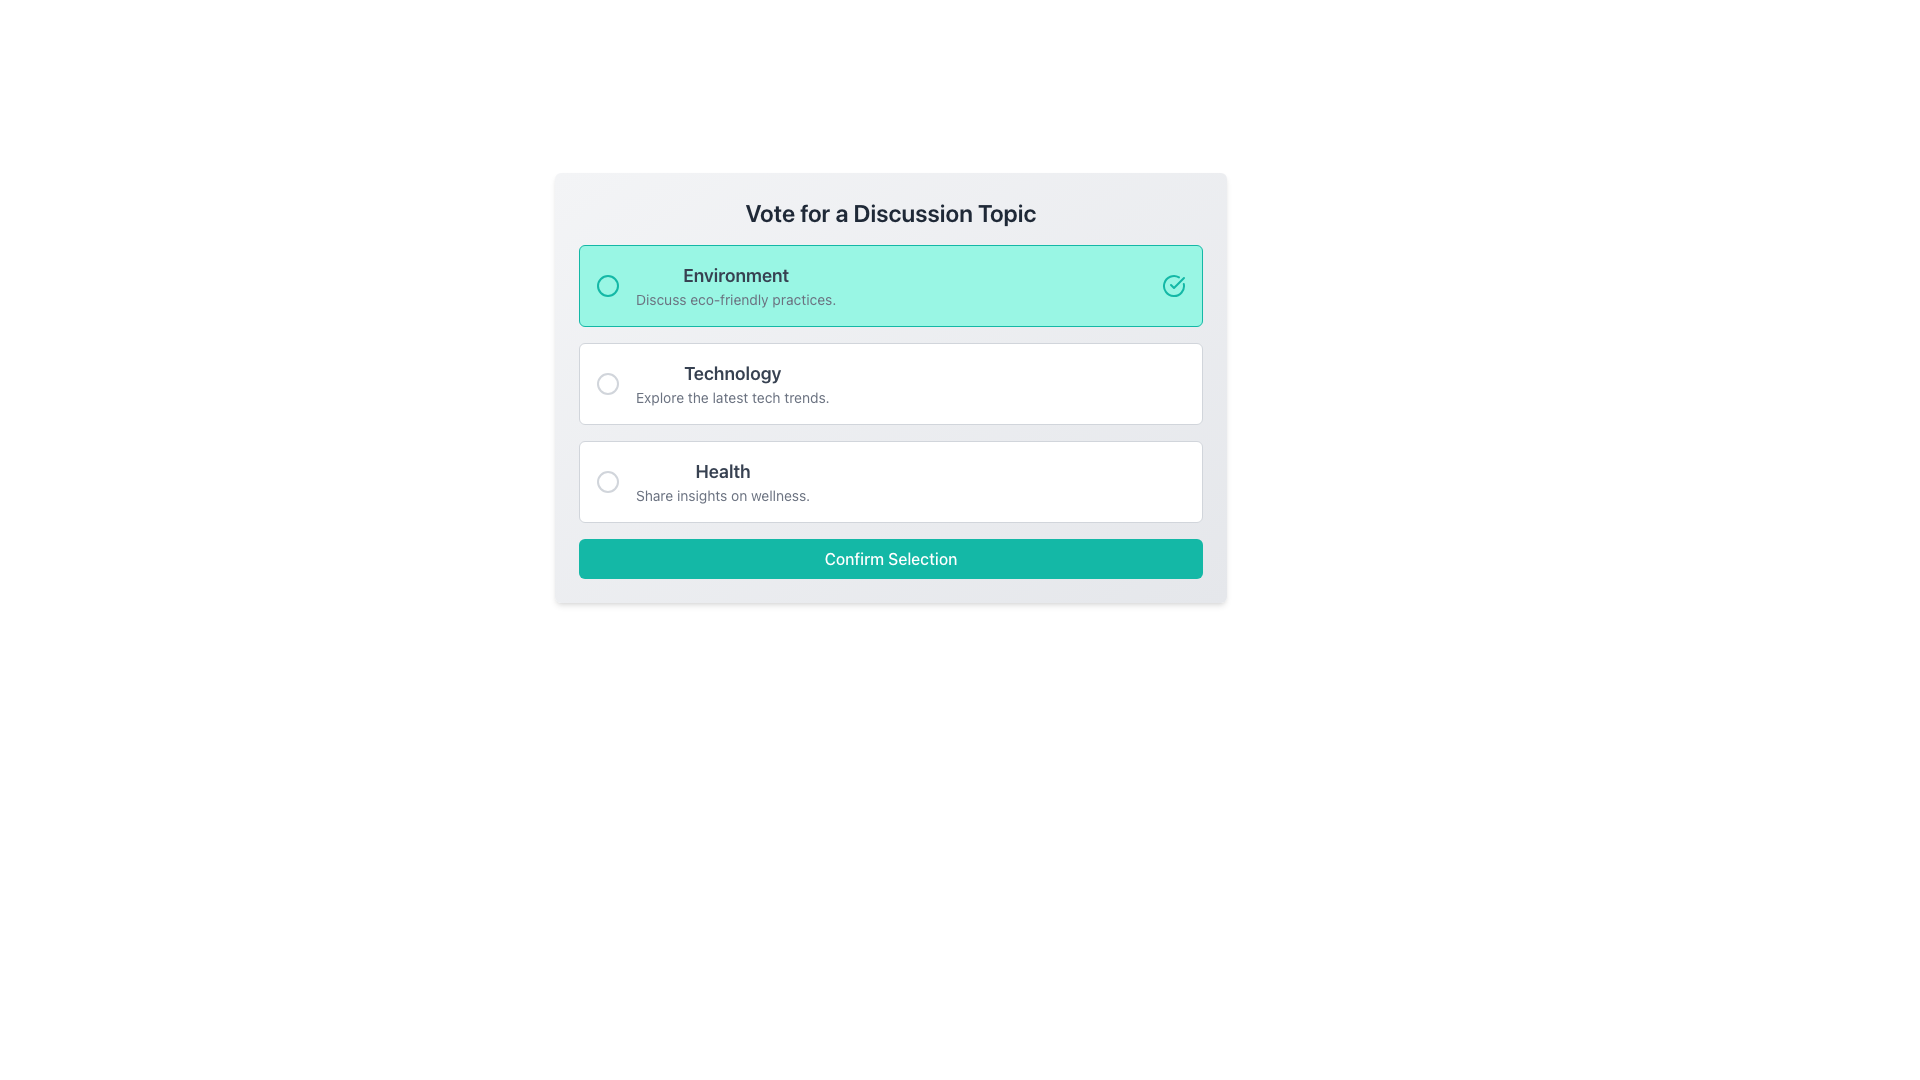 Image resolution: width=1920 pixels, height=1080 pixels. What do you see at coordinates (716, 285) in the screenshot?
I see `the selectable list item titled 'Environment' which is the uppermost choice in the list 'Vote for a Discussion Topic'` at bounding box center [716, 285].